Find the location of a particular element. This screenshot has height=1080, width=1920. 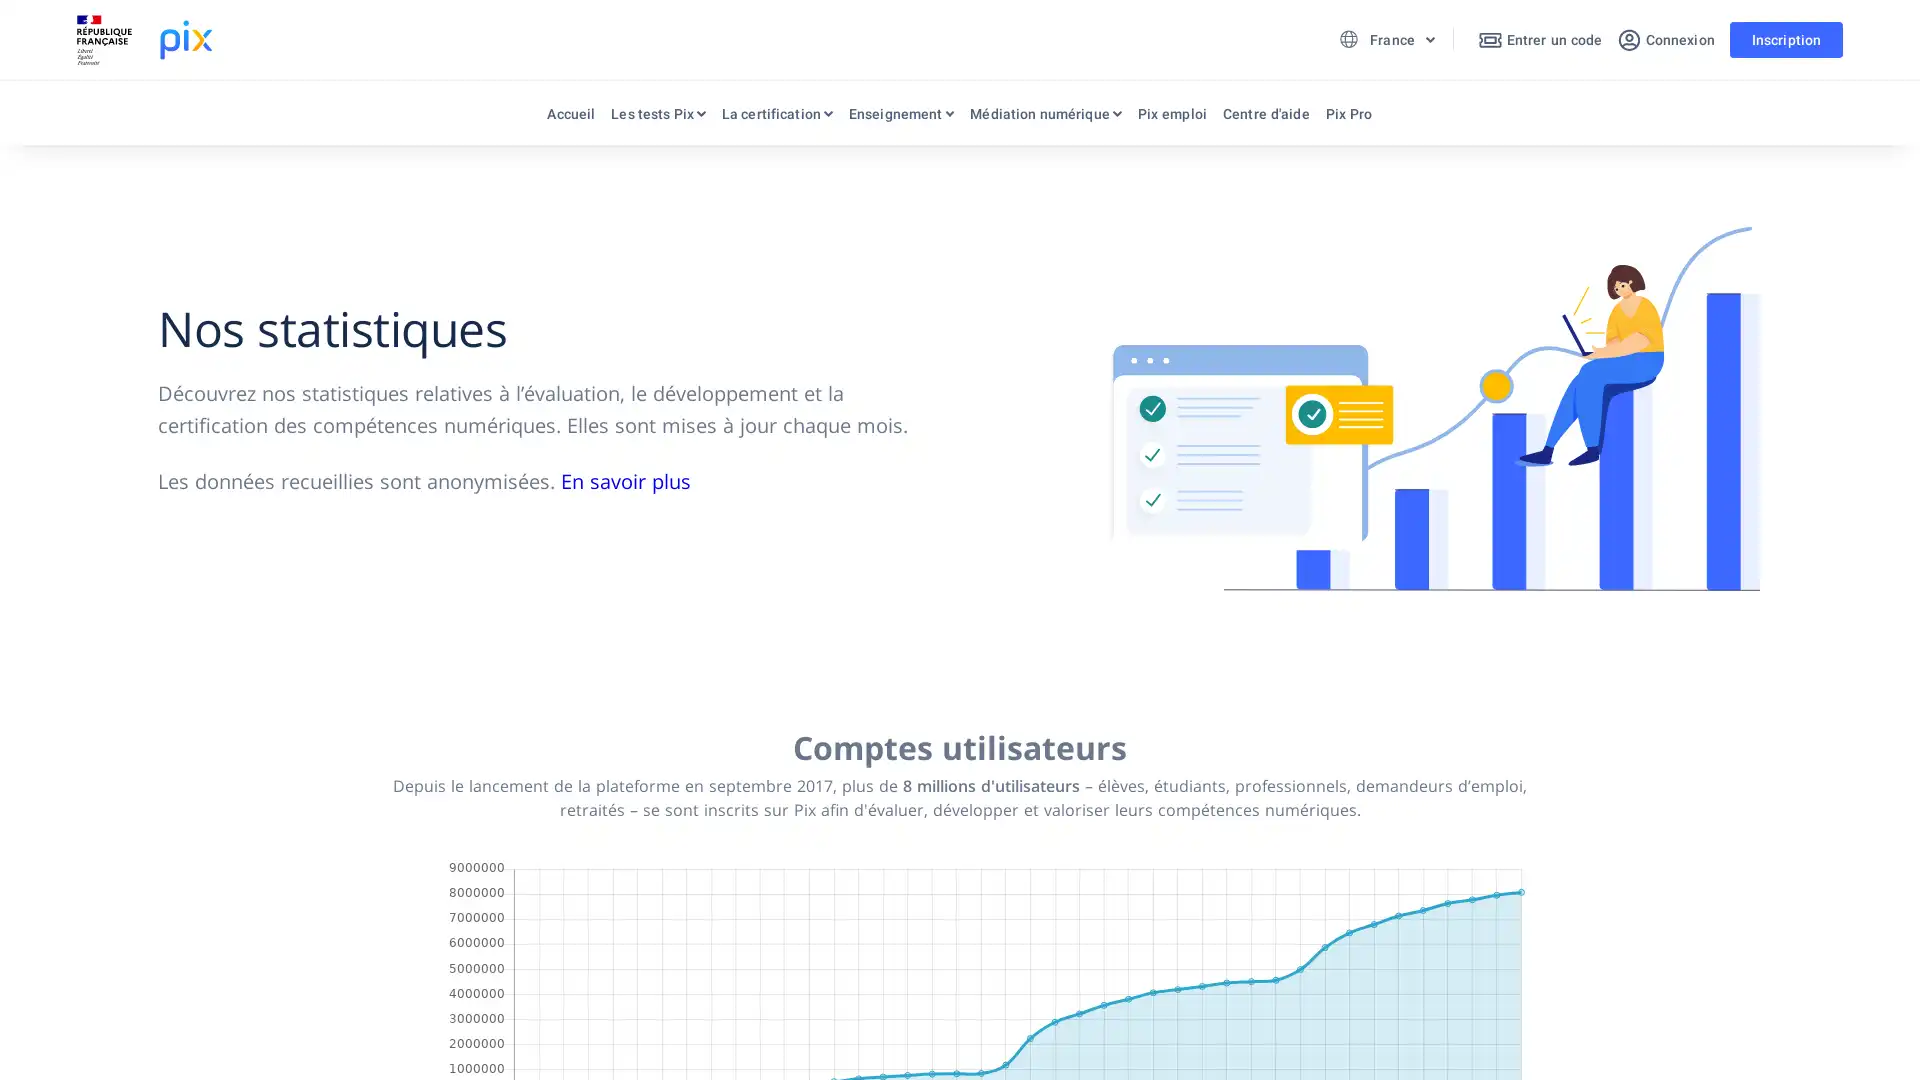

Enseignement is located at coordinates (900, 118).